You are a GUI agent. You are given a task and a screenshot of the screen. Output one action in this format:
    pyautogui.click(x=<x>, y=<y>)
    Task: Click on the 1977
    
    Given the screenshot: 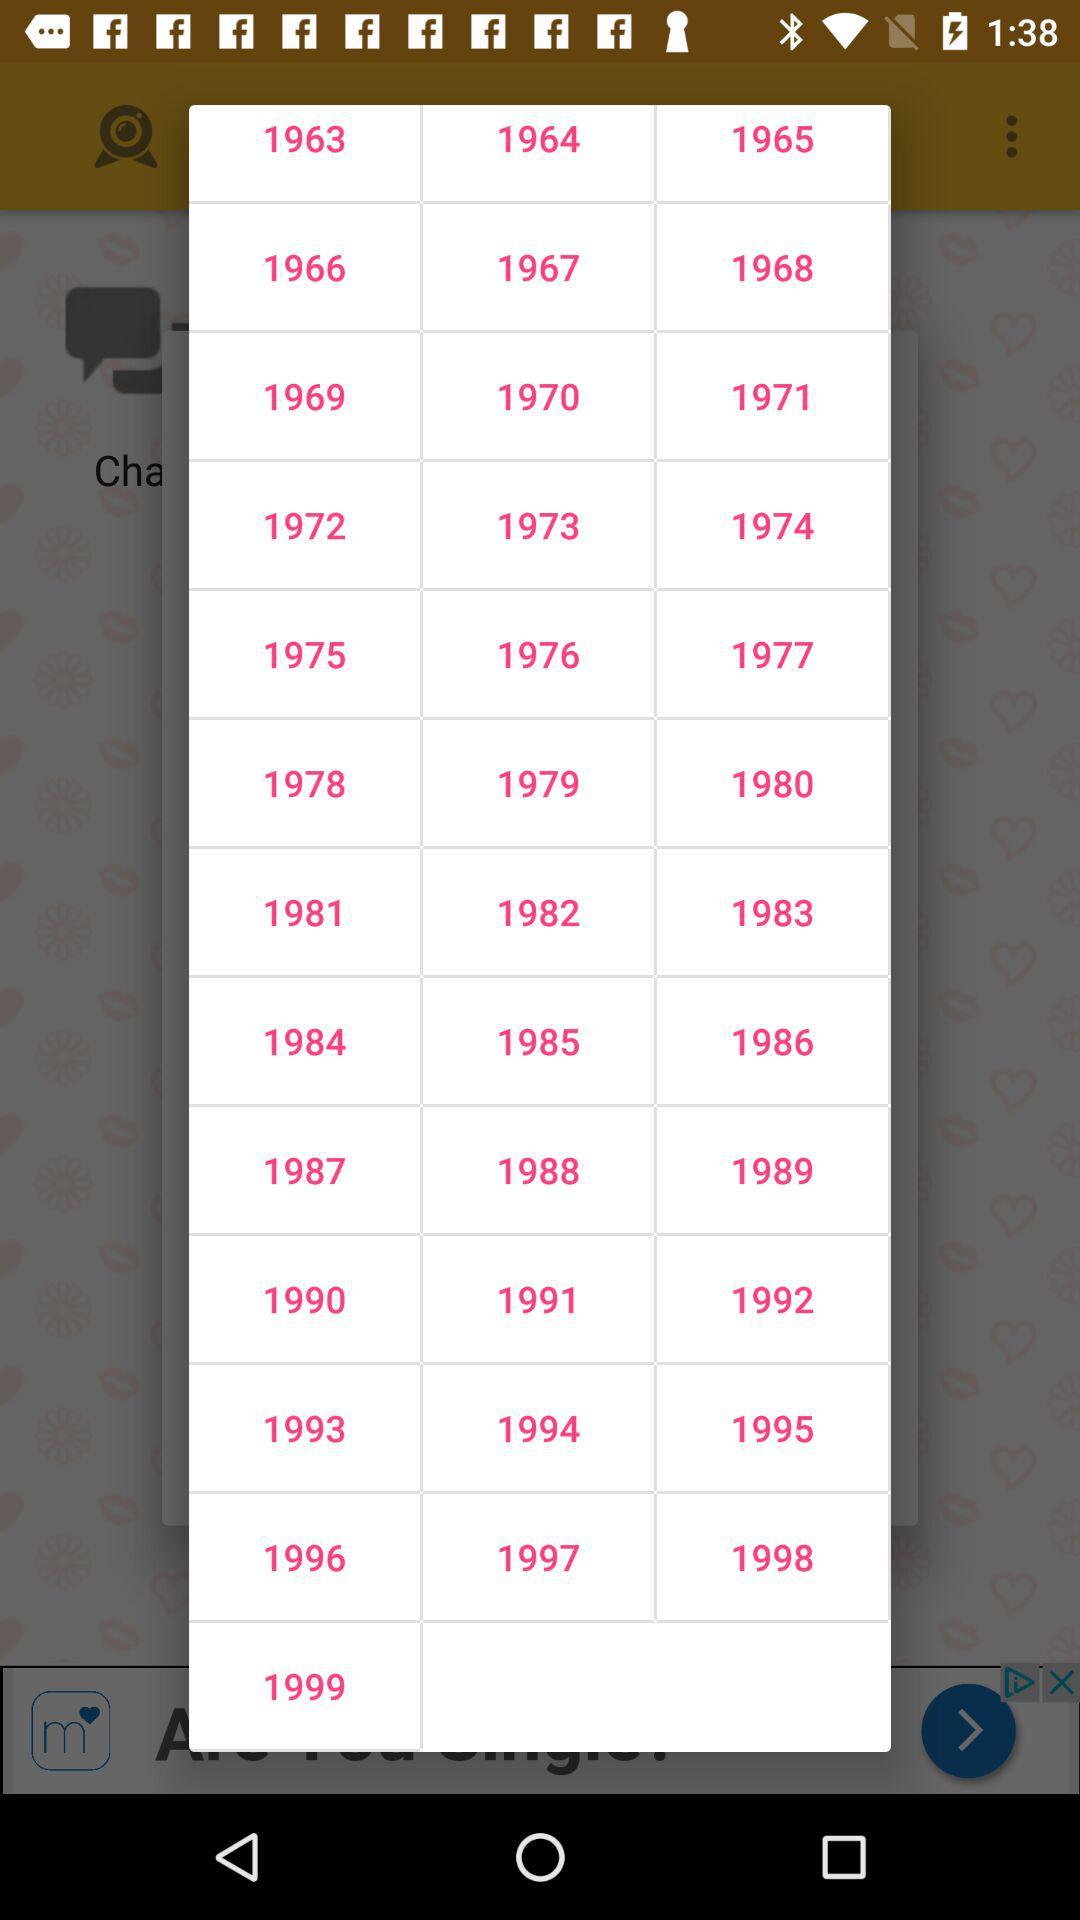 What is the action you would take?
    pyautogui.click(x=771, y=653)
    